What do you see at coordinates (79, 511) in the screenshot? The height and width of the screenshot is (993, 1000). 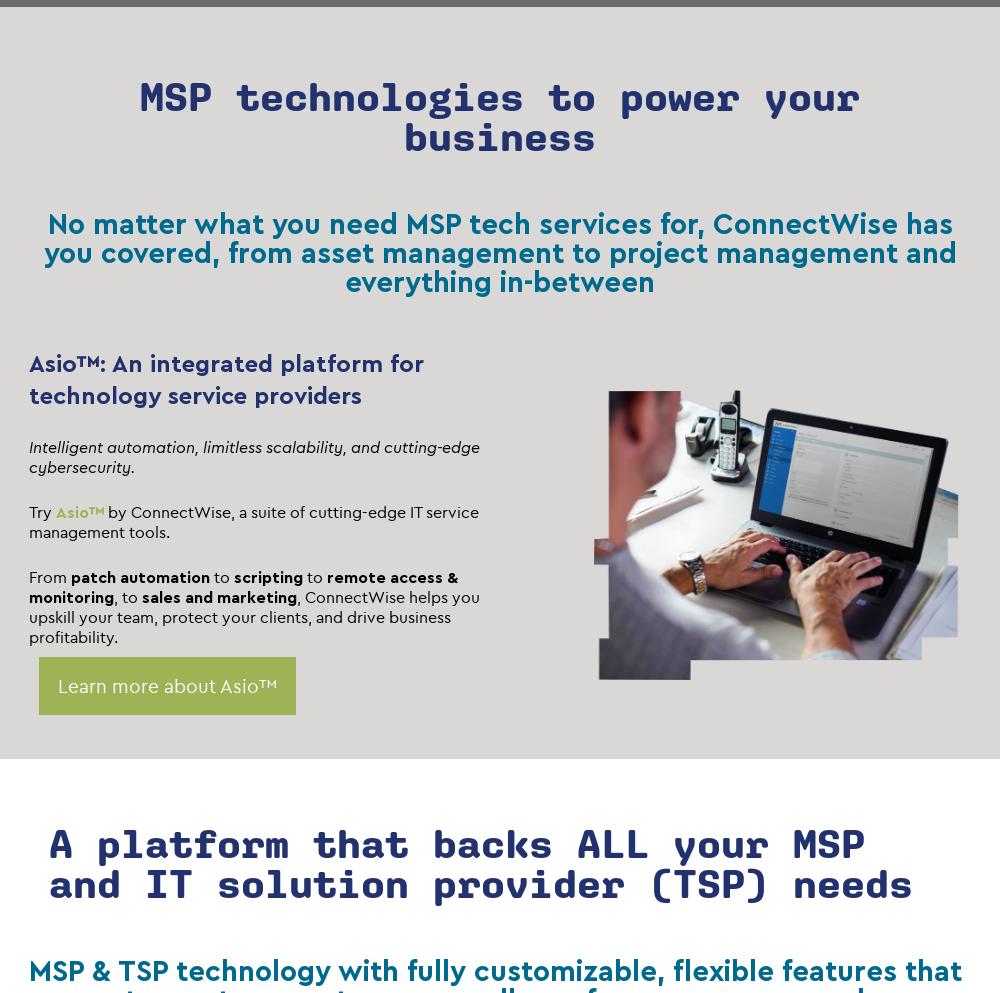 I see `'Asio™'` at bounding box center [79, 511].